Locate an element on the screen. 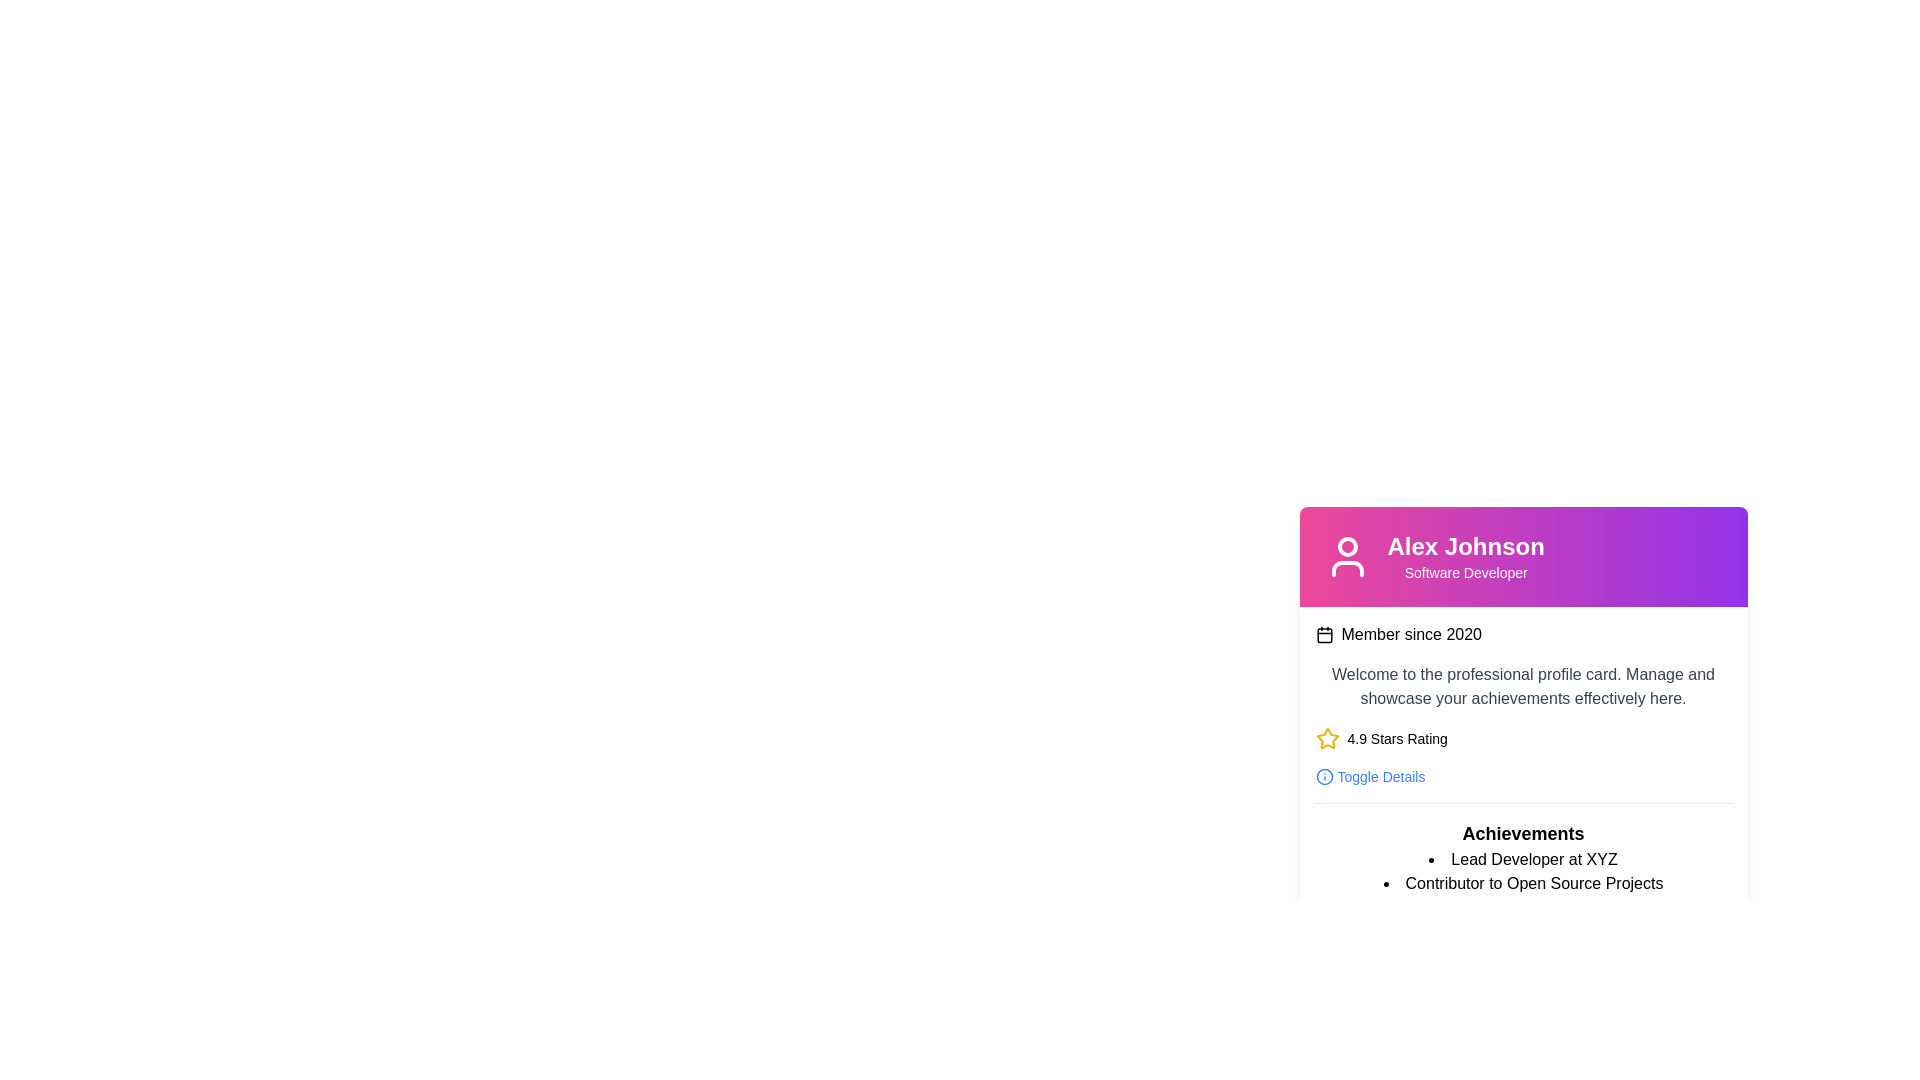 This screenshot has height=1080, width=1920. the leftmost rating star icon representing a rating score of 4.9 in the card interface is located at coordinates (1327, 739).